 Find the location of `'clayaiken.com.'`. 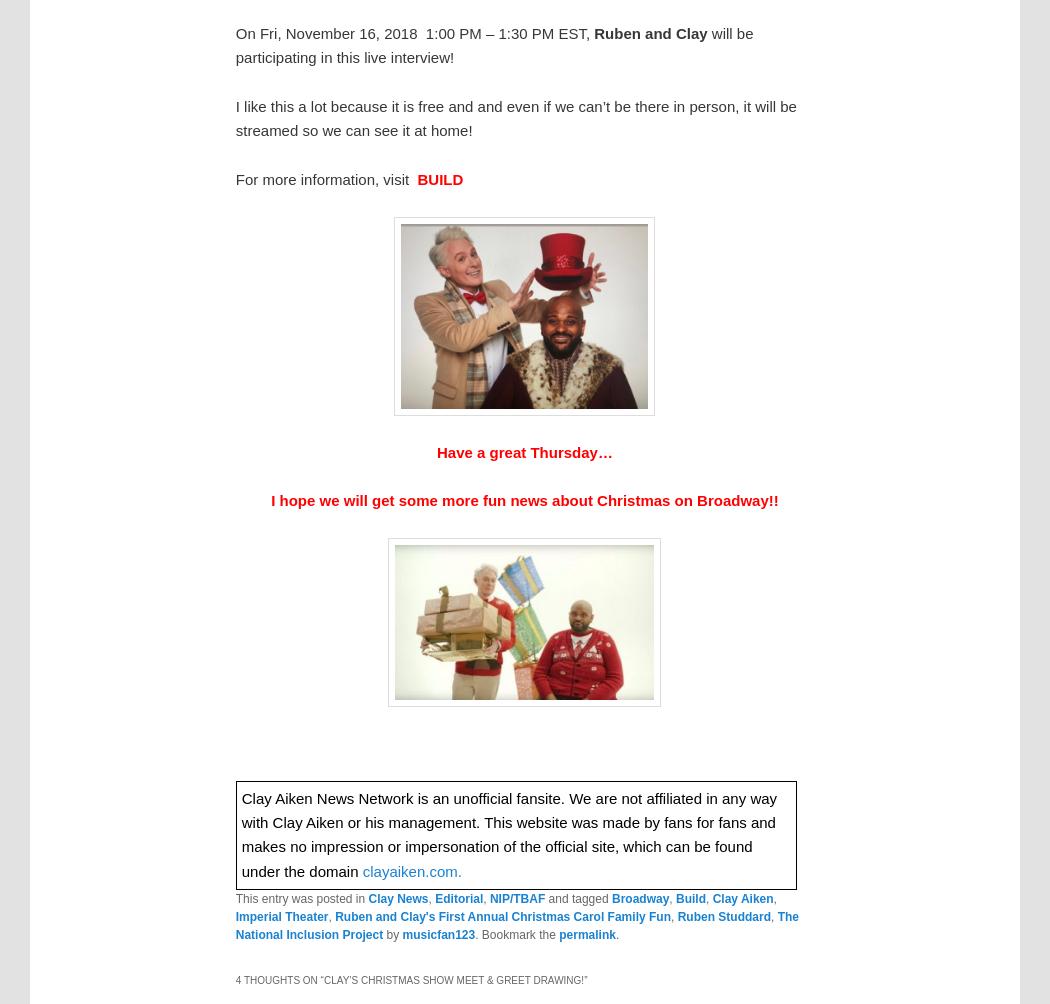

'clayaiken.com.' is located at coordinates (411, 870).